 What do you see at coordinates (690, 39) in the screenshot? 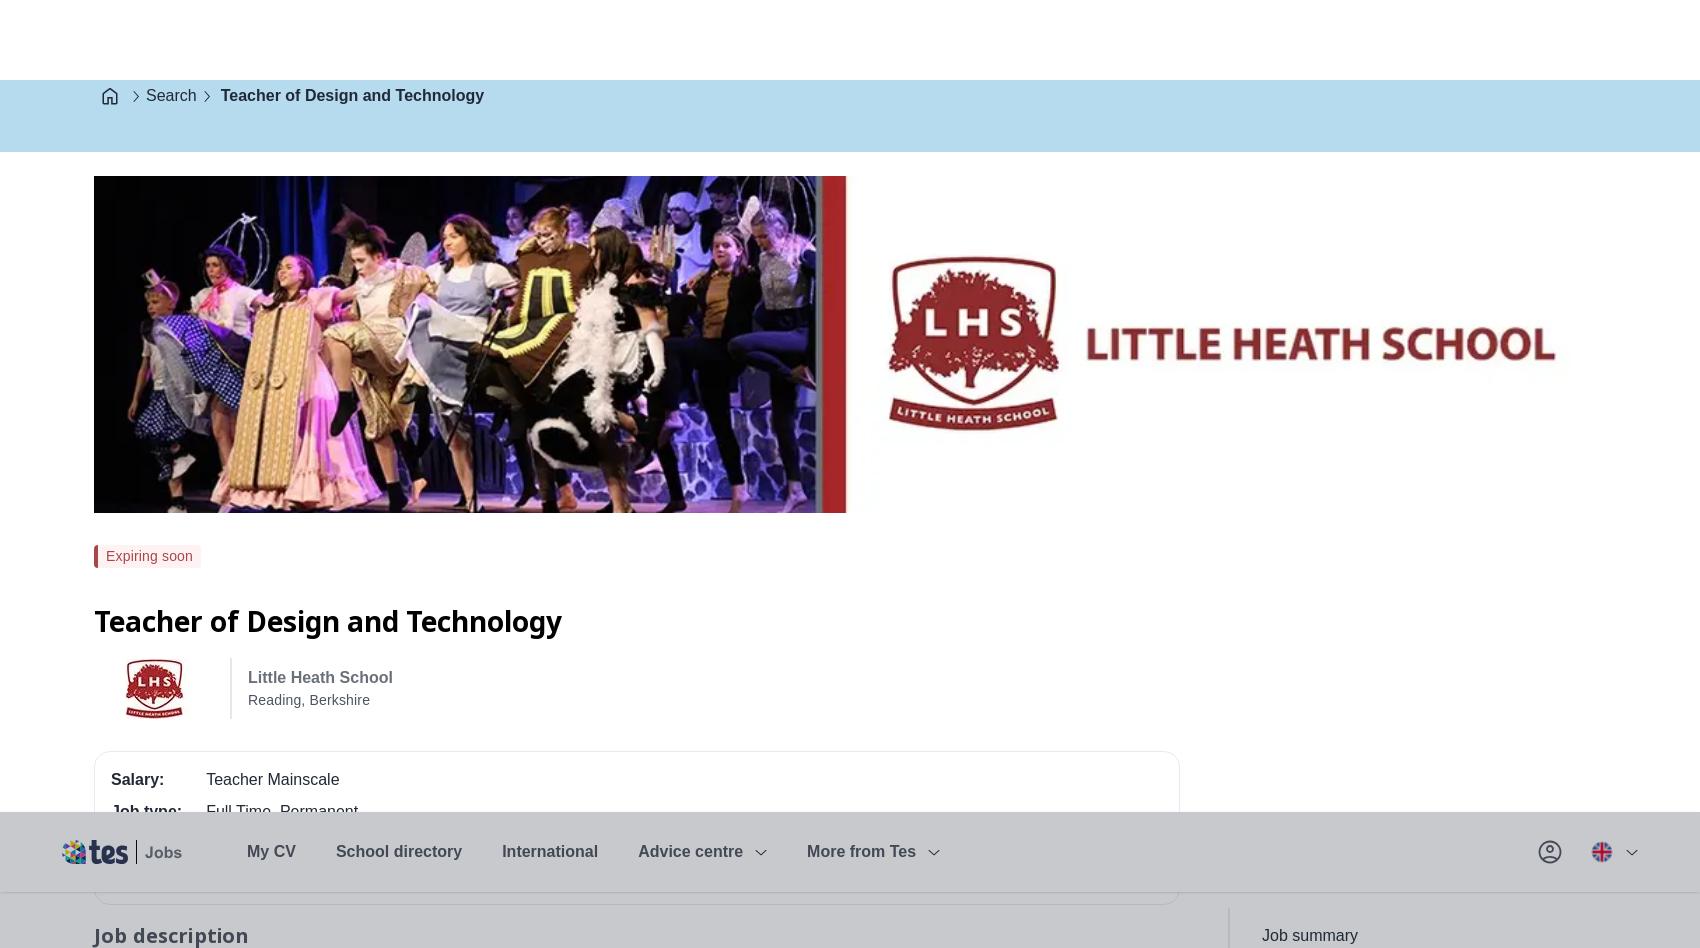
I see `'Advice centre'` at bounding box center [690, 39].